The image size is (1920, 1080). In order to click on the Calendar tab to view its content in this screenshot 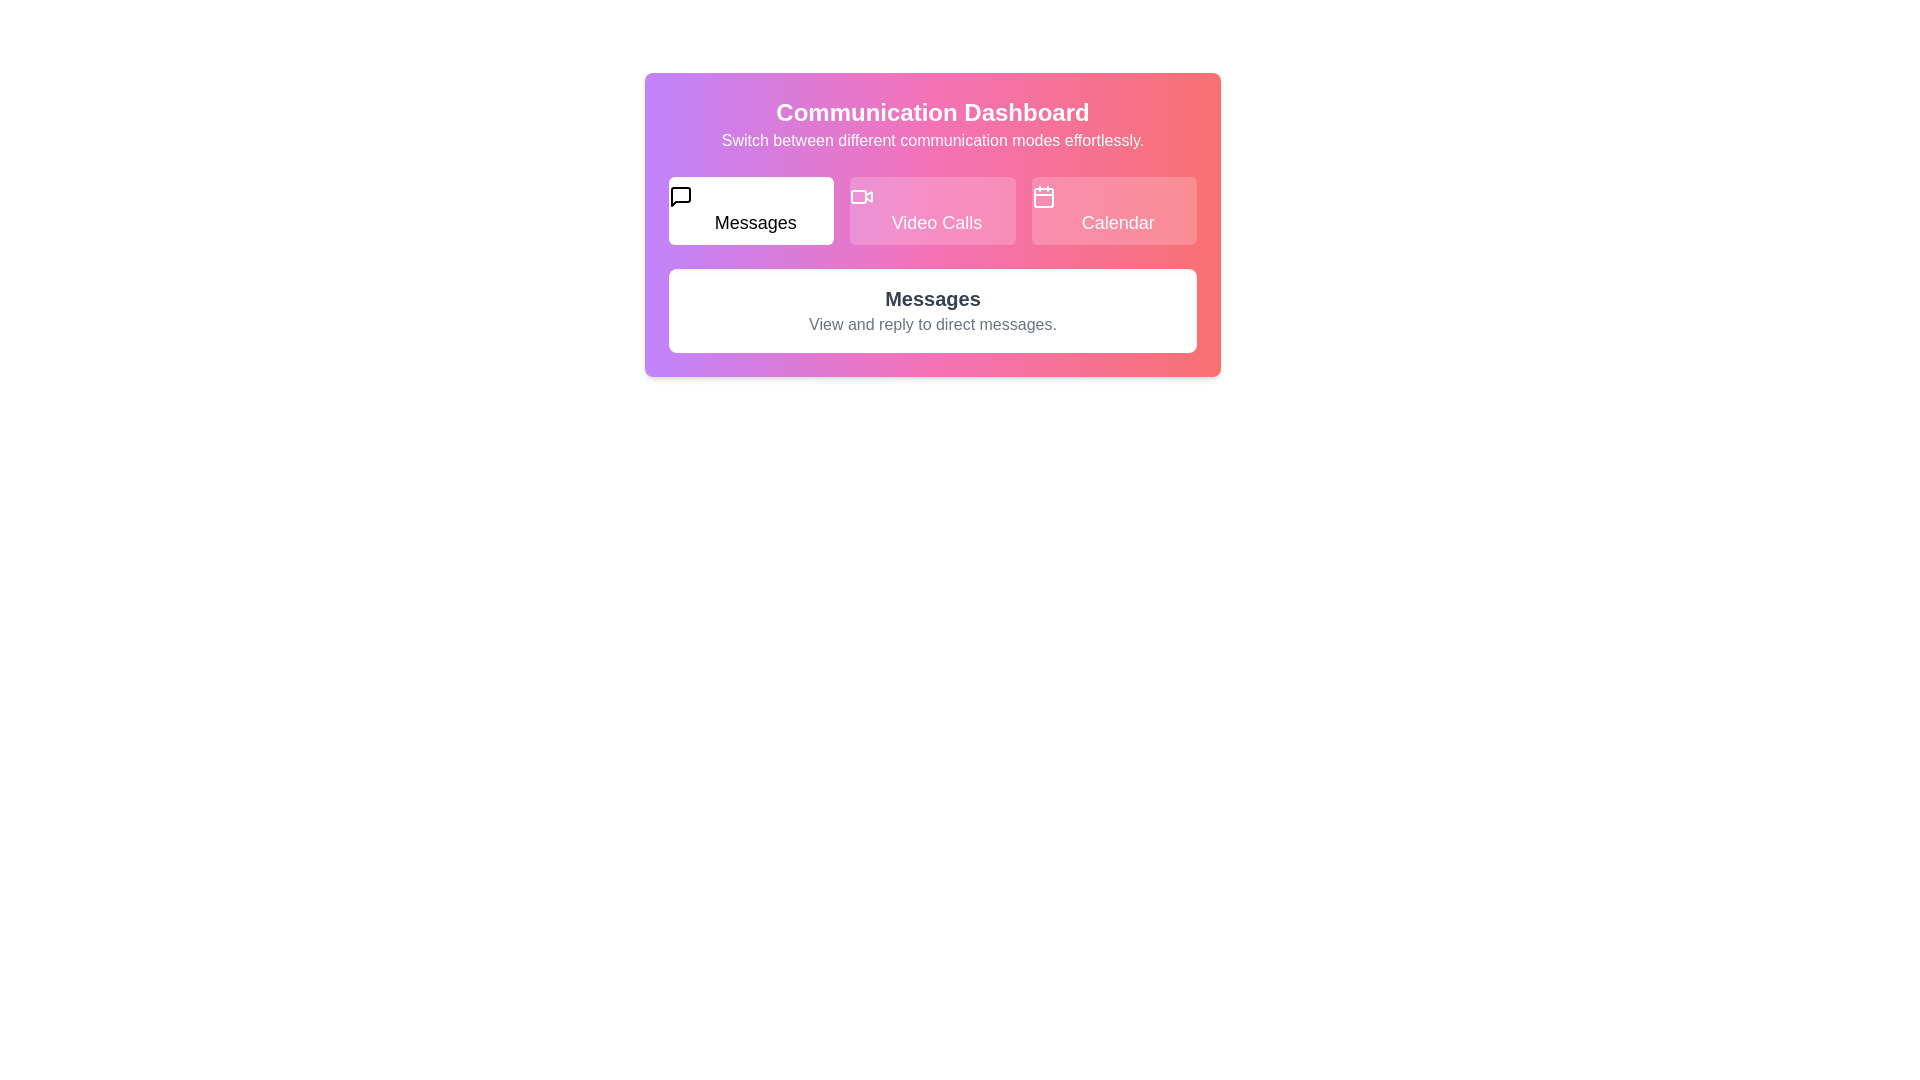, I will do `click(1112, 211)`.